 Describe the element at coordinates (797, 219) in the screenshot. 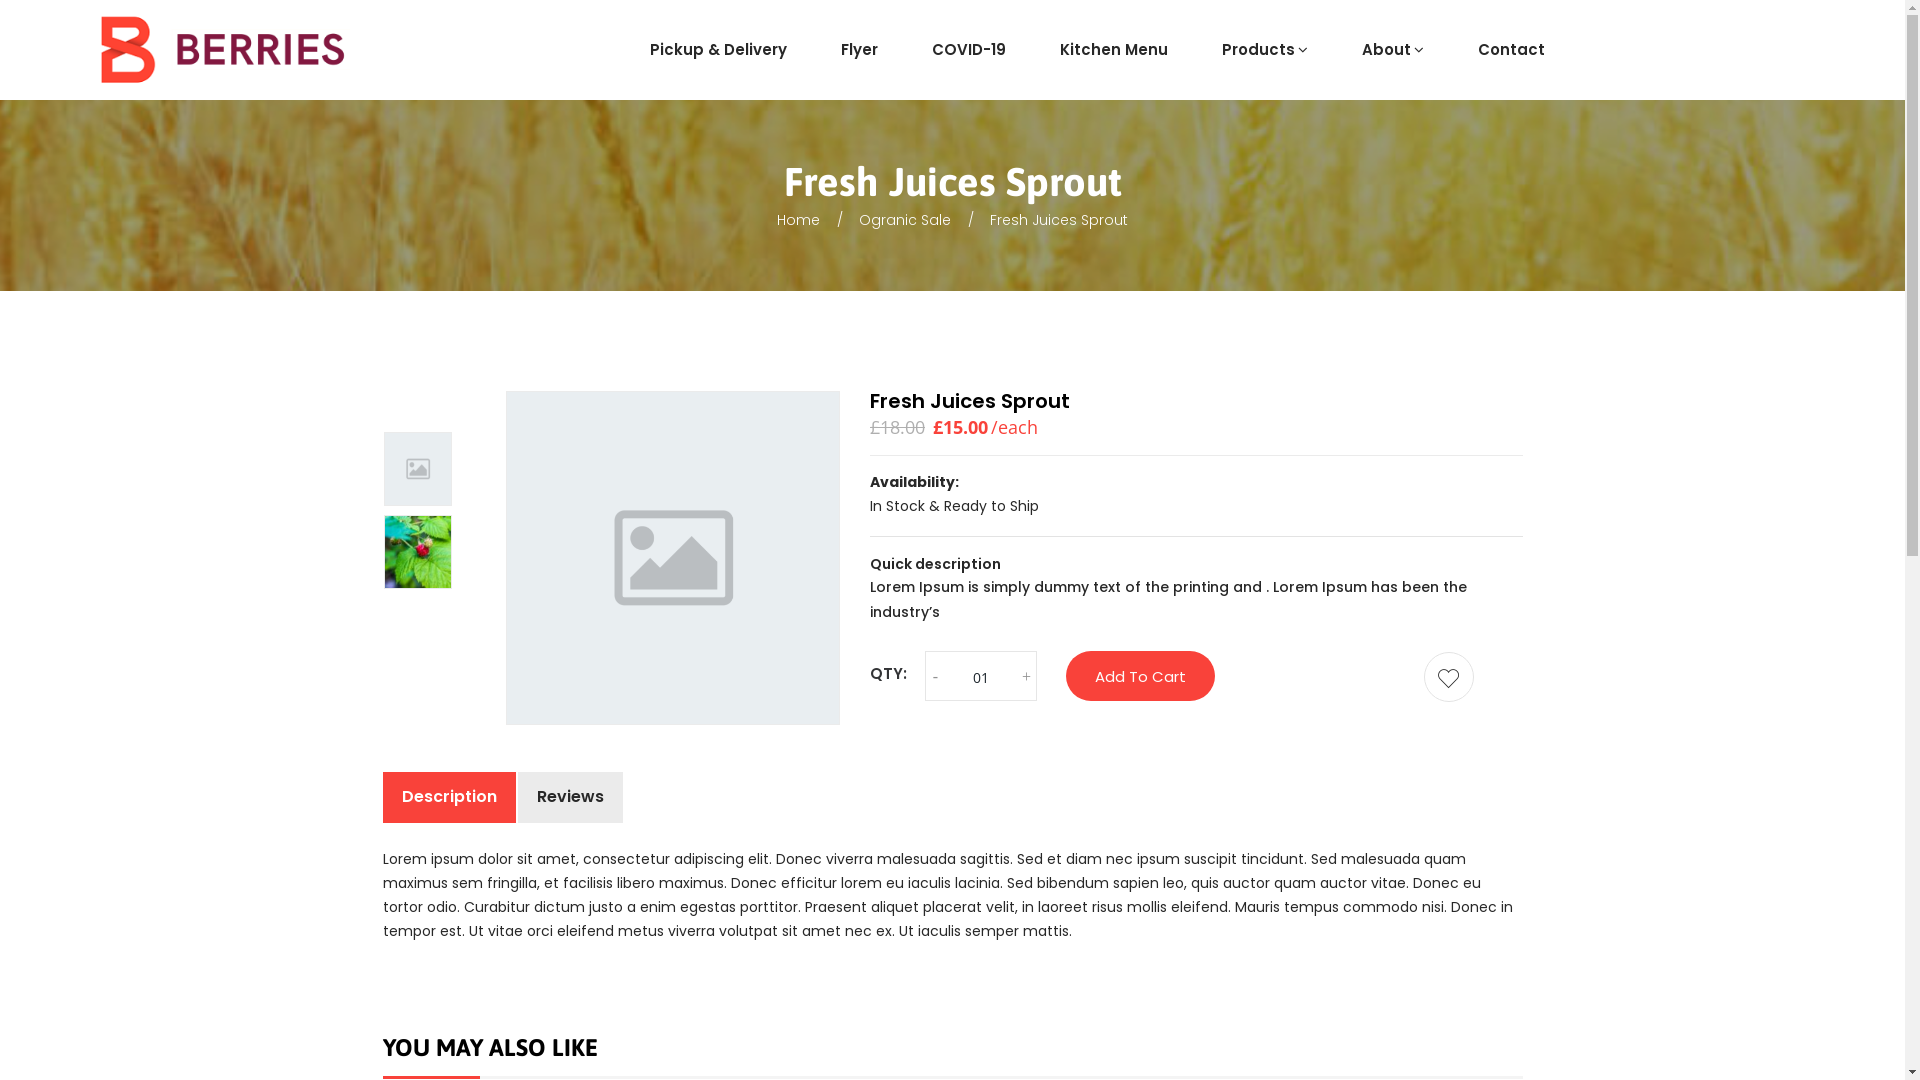

I see `'Home'` at that location.